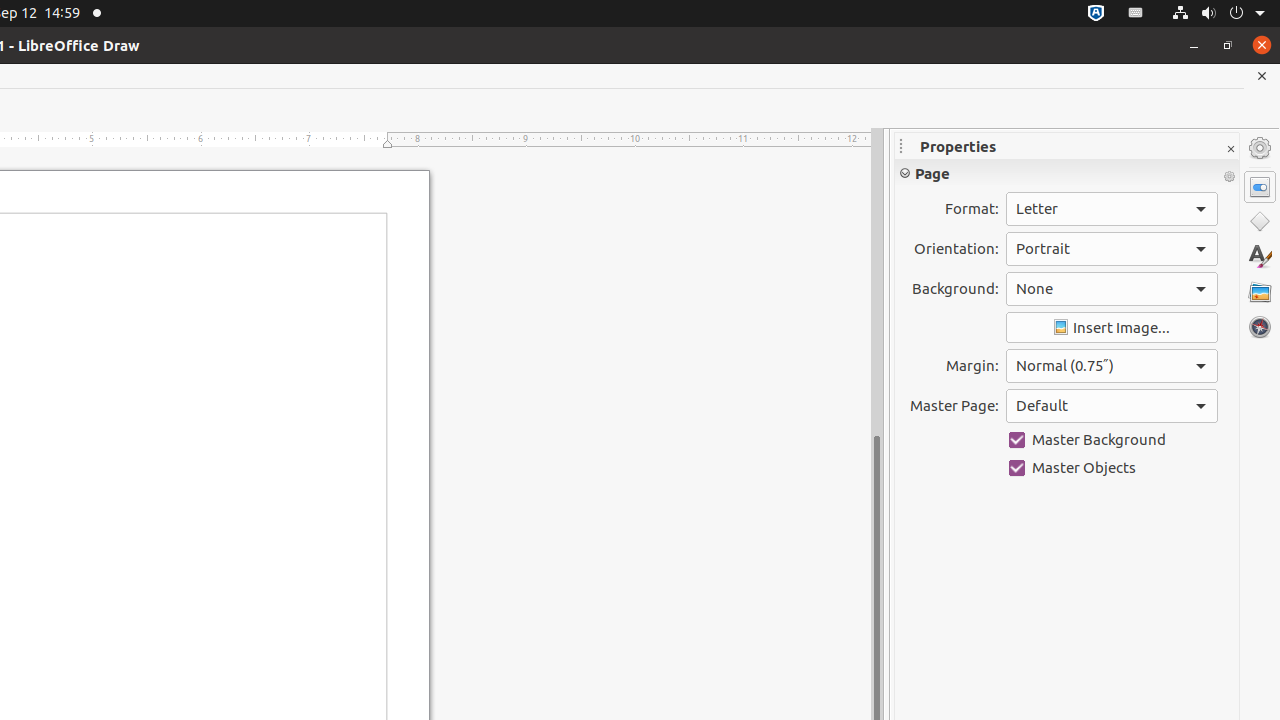 This screenshot has width=1280, height=720. Describe the element at coordinates (1259, 292) in the screenshot. I see `'Gallery'` at that location.